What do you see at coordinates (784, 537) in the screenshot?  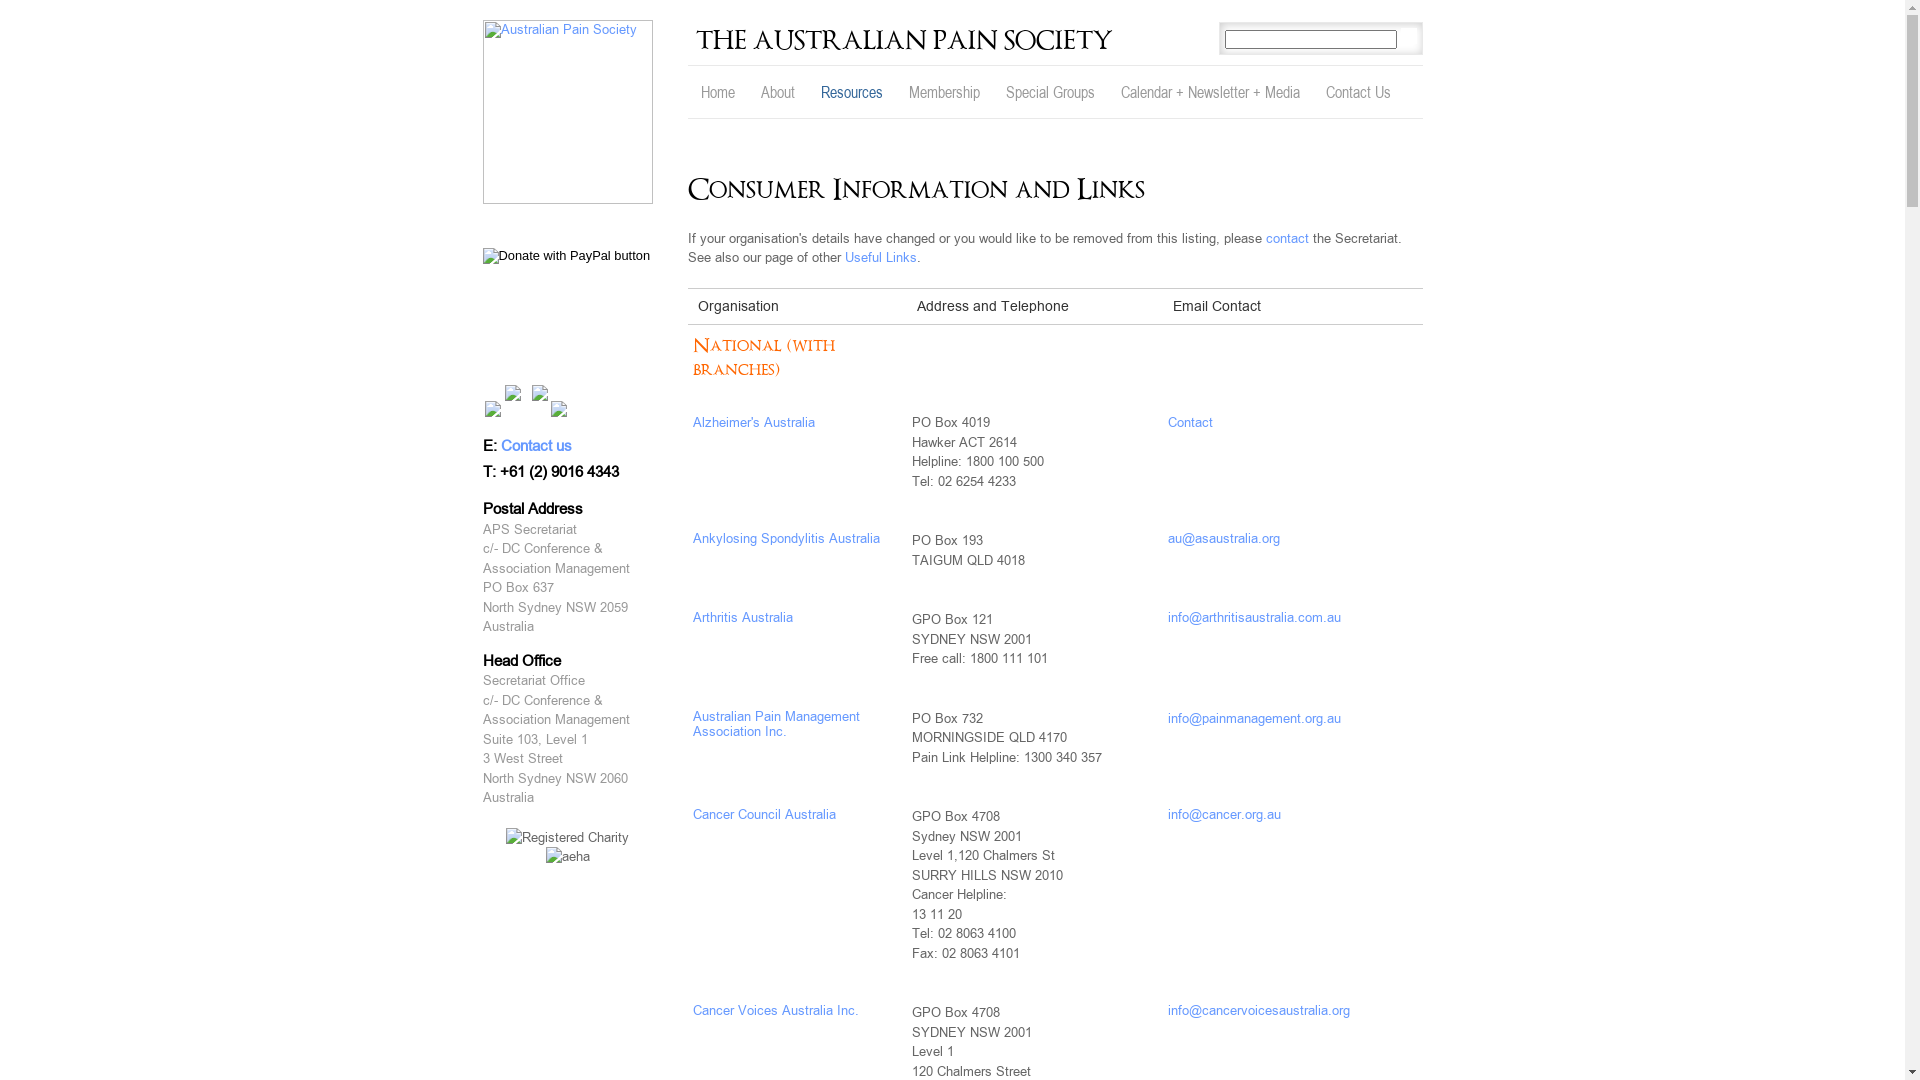 I see `'Ankylosing Spondylitis Australia'` at bounding box center [784, 537].